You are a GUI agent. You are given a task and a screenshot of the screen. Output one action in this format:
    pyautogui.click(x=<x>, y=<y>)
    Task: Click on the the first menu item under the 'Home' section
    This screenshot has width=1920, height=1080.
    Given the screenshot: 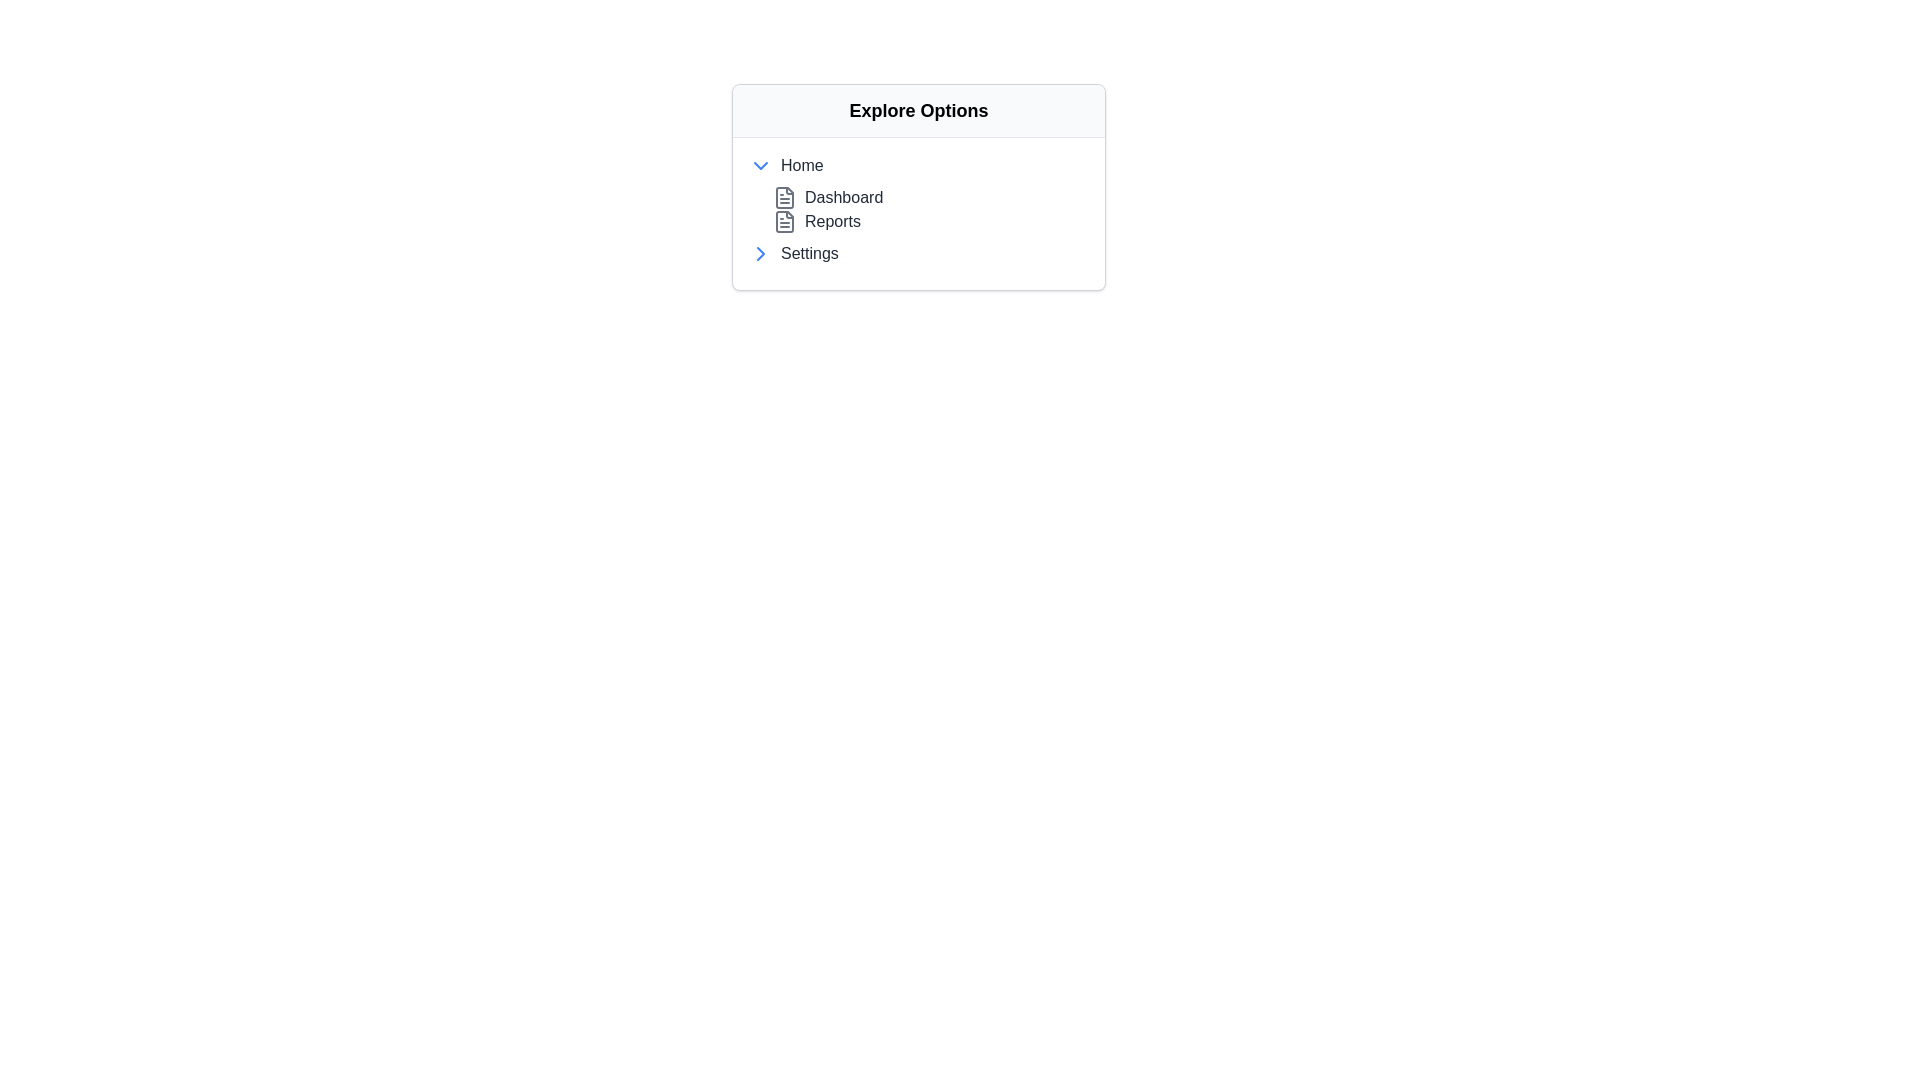 What is the action you would take?
    pyautogui.click(x=930, y=197)
    